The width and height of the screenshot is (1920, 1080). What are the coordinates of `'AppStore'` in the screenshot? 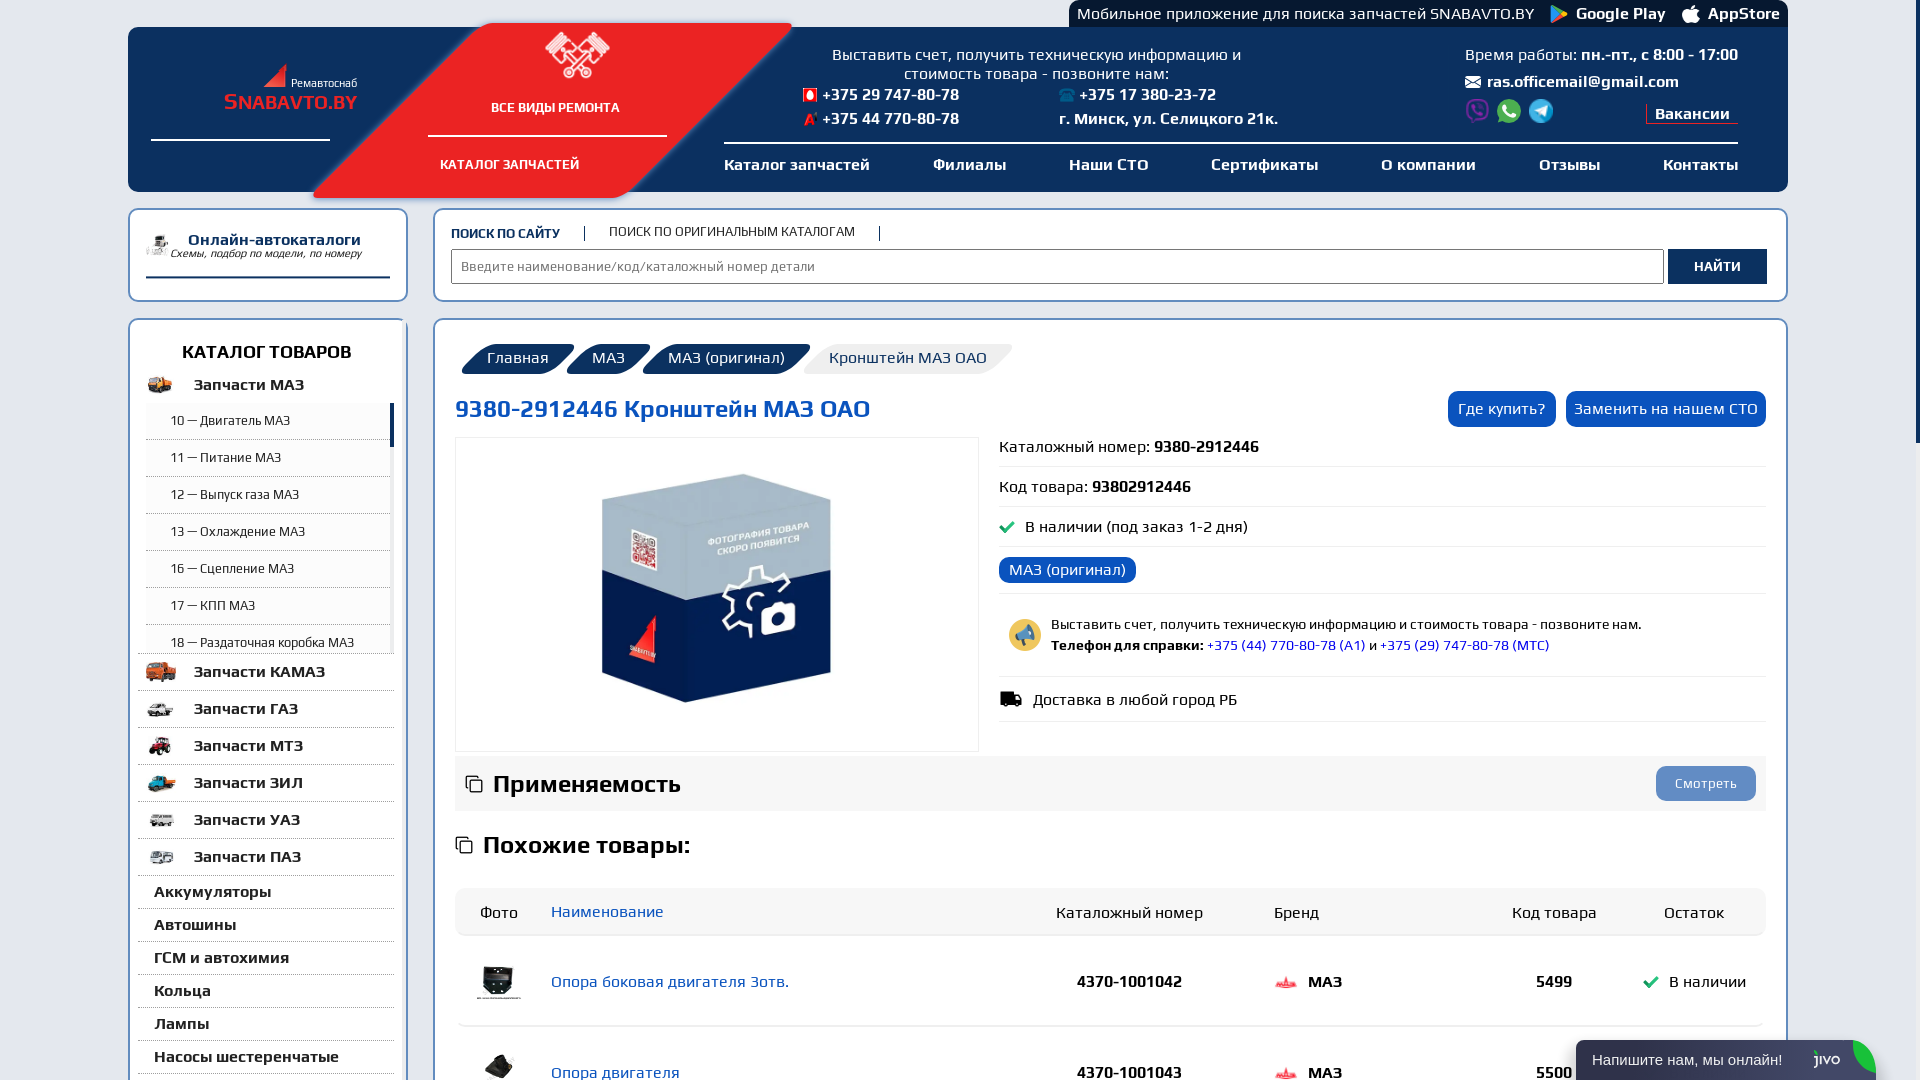 It's located at (1730, 12).